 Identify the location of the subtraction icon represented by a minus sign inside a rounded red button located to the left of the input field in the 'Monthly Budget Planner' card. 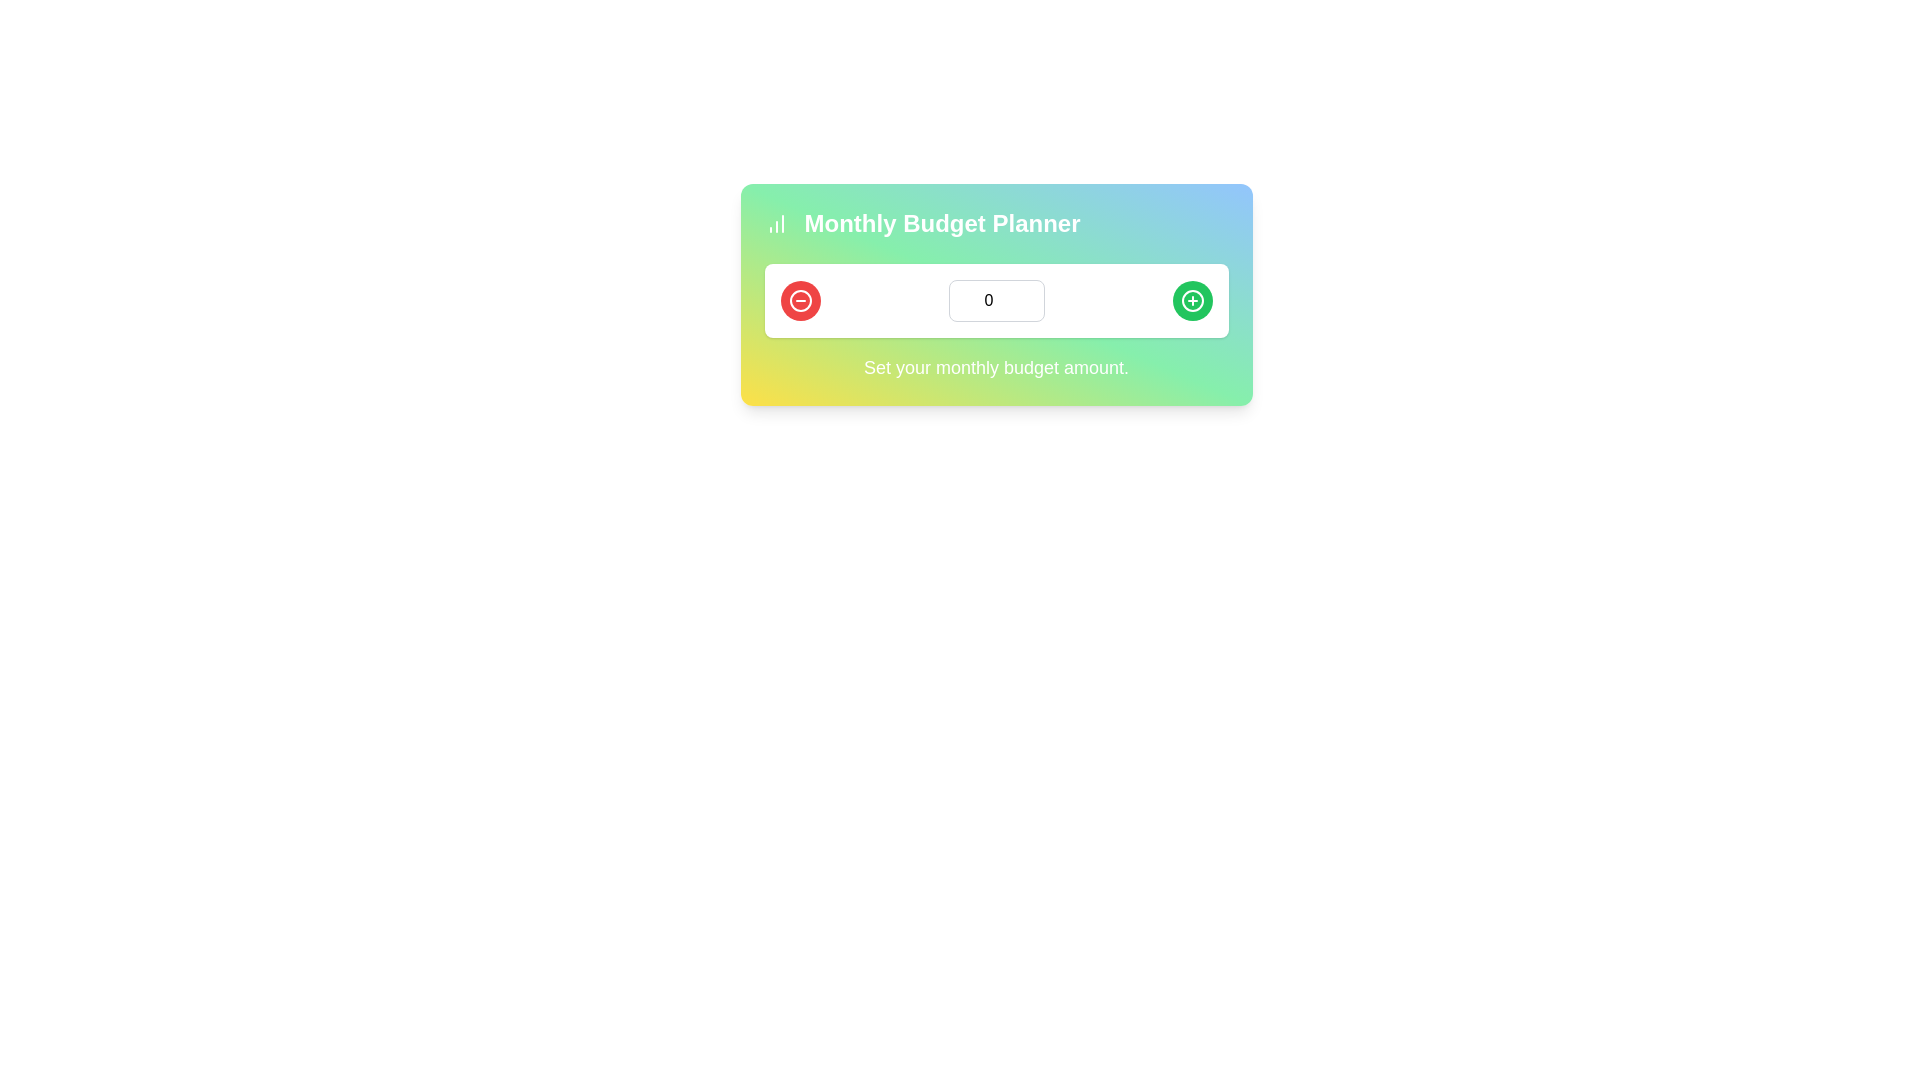
(800, 300).